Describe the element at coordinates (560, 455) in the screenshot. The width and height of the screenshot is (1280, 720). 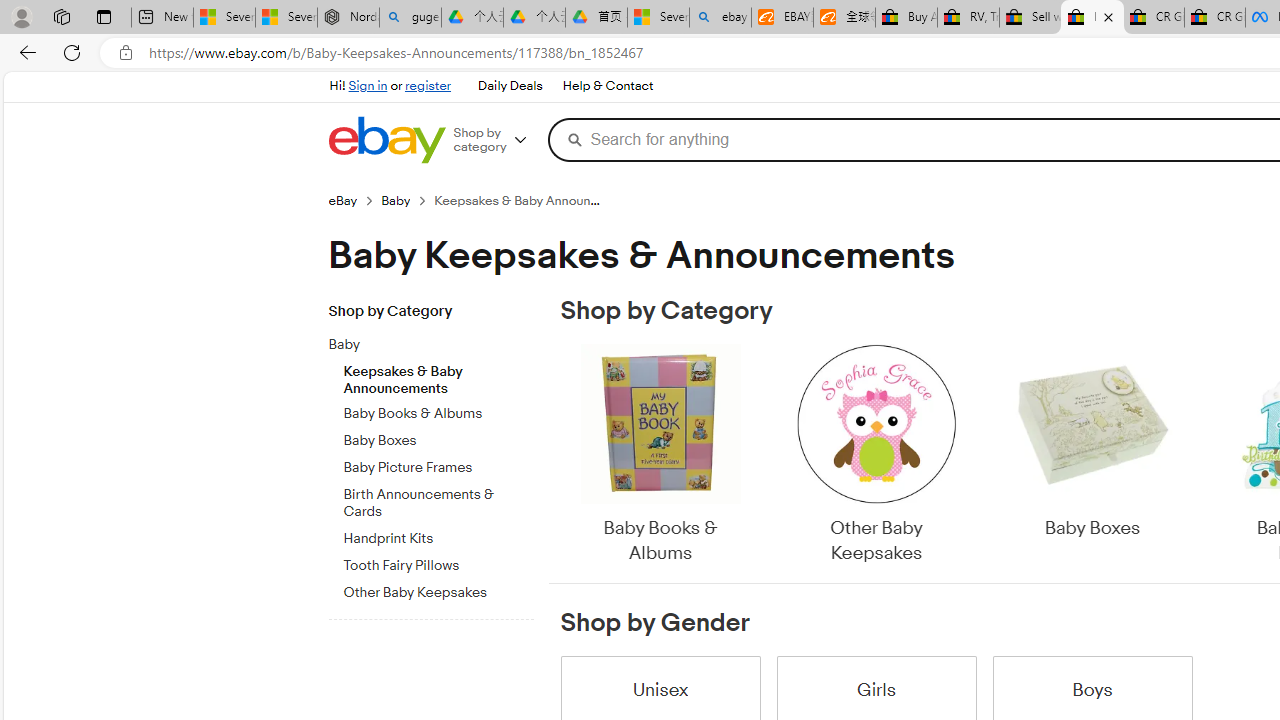
I see `'Go to previous slide'` at that location.